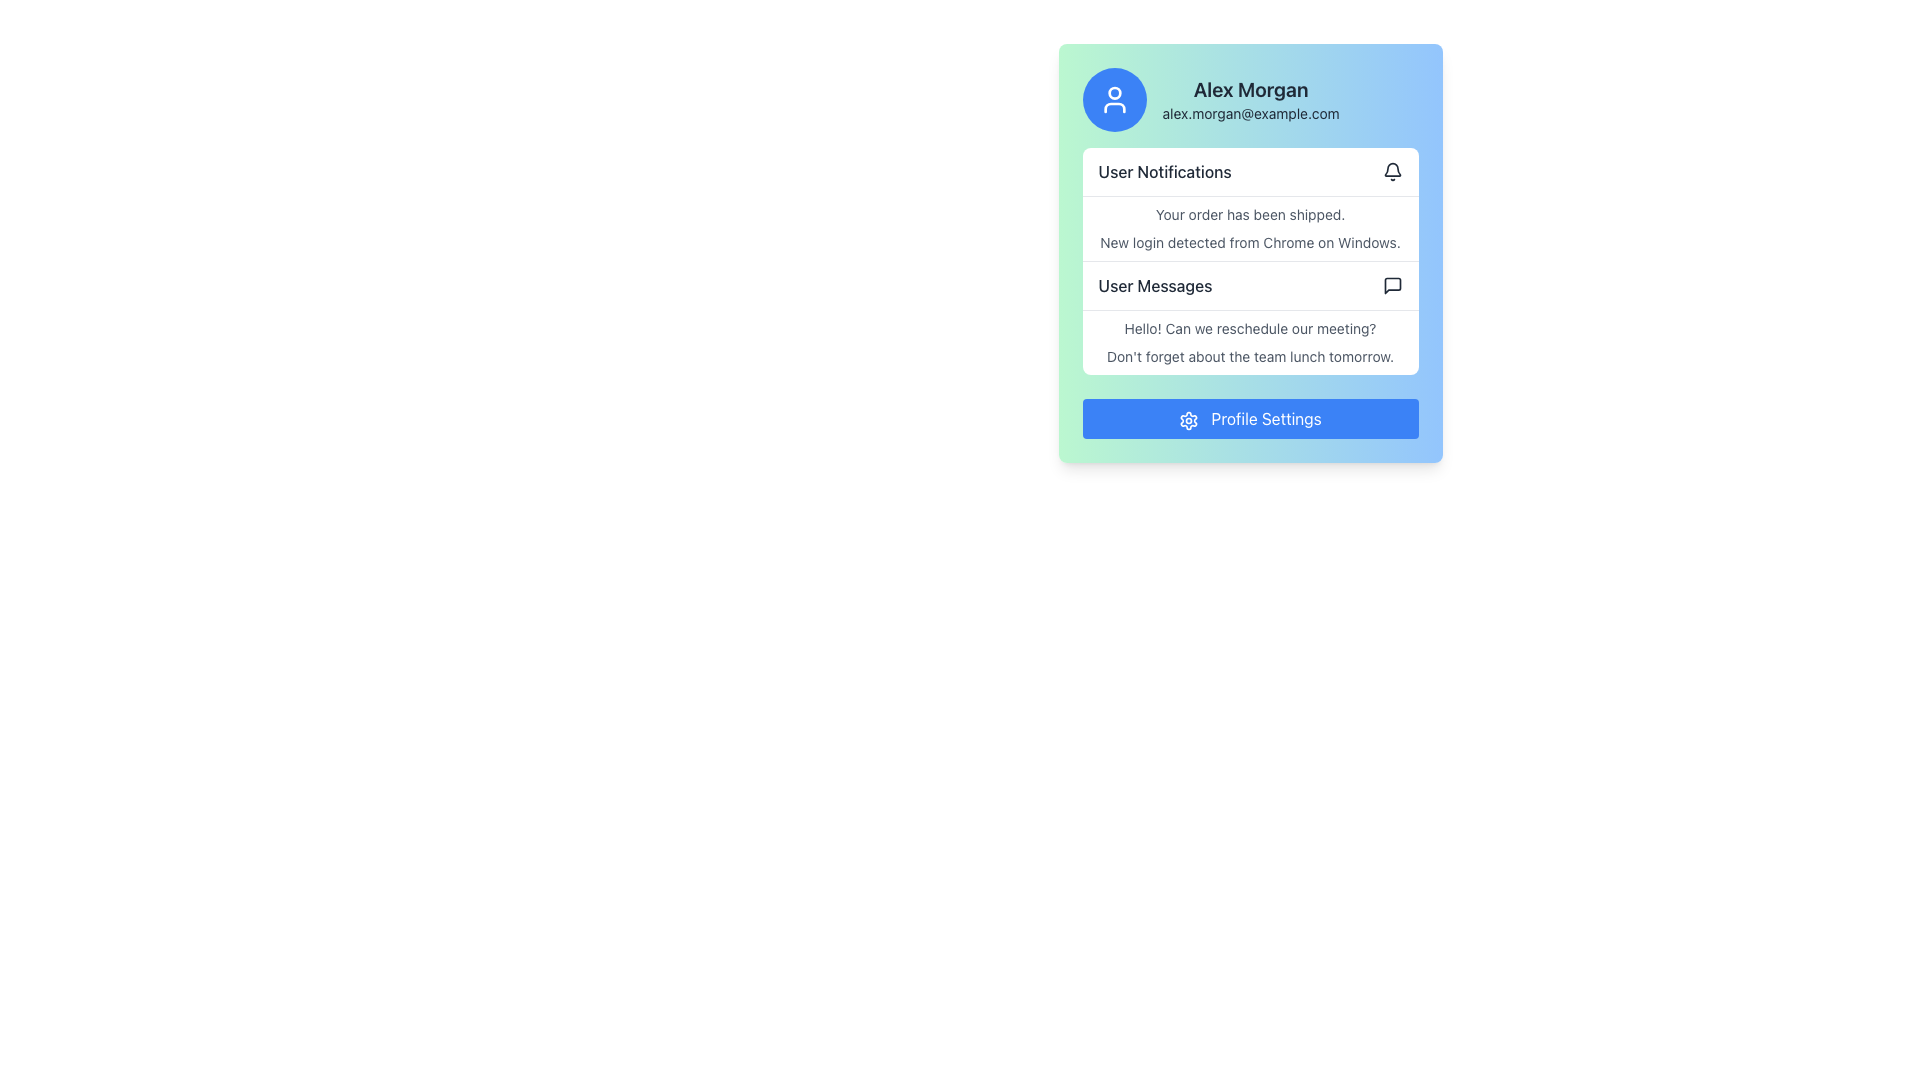 The image size is (1920, 1080). I want to click on prominent header text 'Alex Morgan' located at the top of the profile card, above the email address 'alex.morgan@example.com', so click(1250, 88).